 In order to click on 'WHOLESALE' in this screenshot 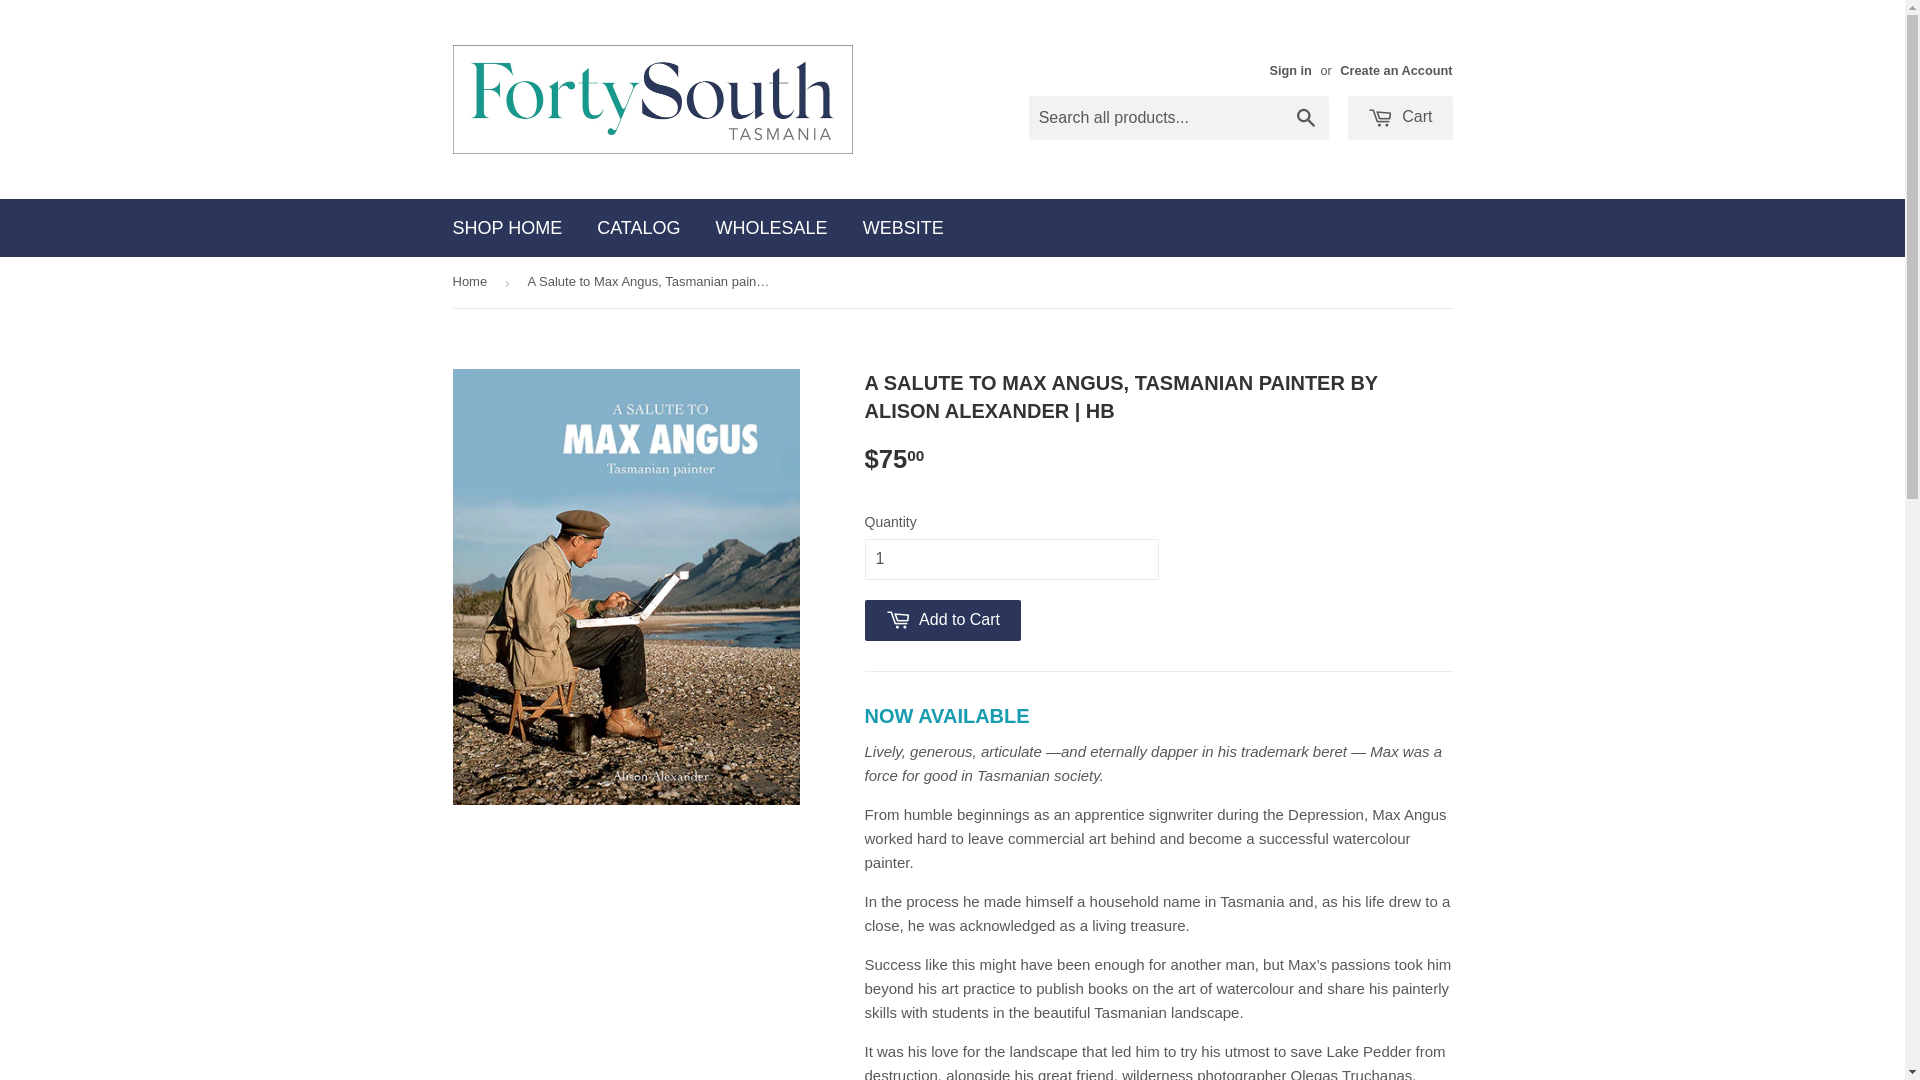, I will do `click(771, 226)`.